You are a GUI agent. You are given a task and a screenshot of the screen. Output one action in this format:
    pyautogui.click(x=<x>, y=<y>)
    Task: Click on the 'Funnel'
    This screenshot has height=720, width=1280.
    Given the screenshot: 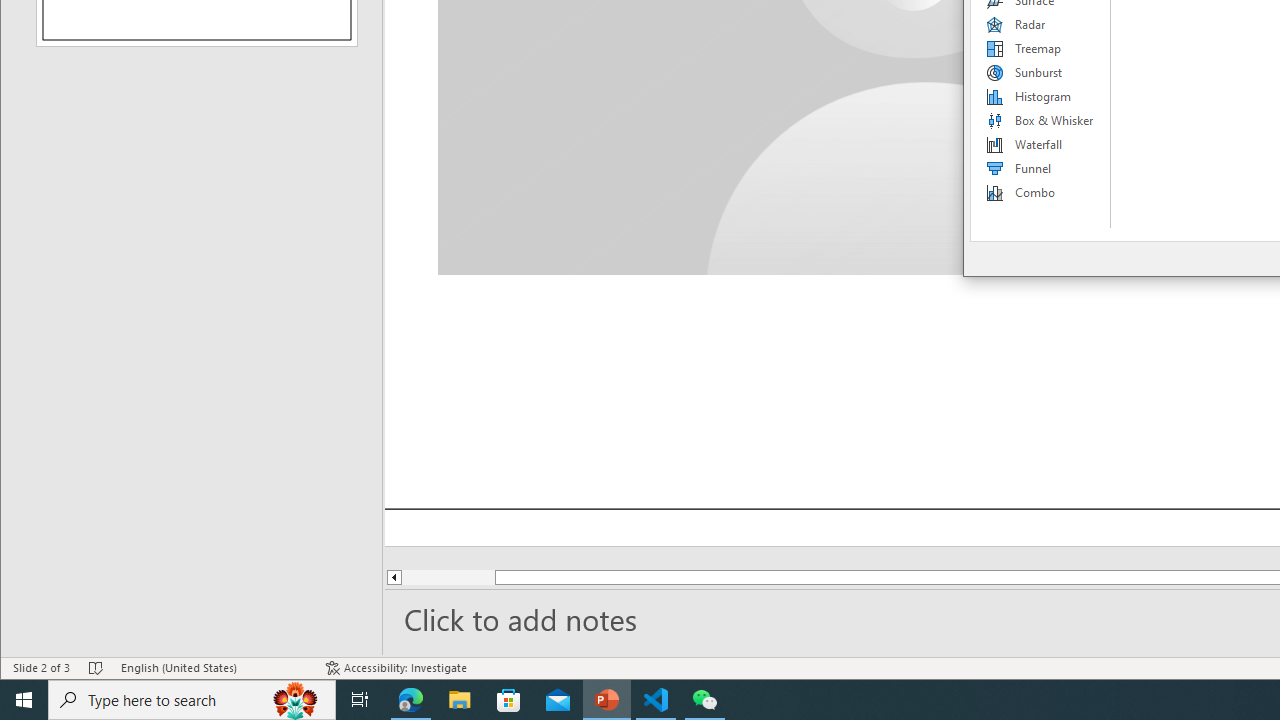 What is the action you would take?
    pyautogui.click(x=1040, y=167)
    